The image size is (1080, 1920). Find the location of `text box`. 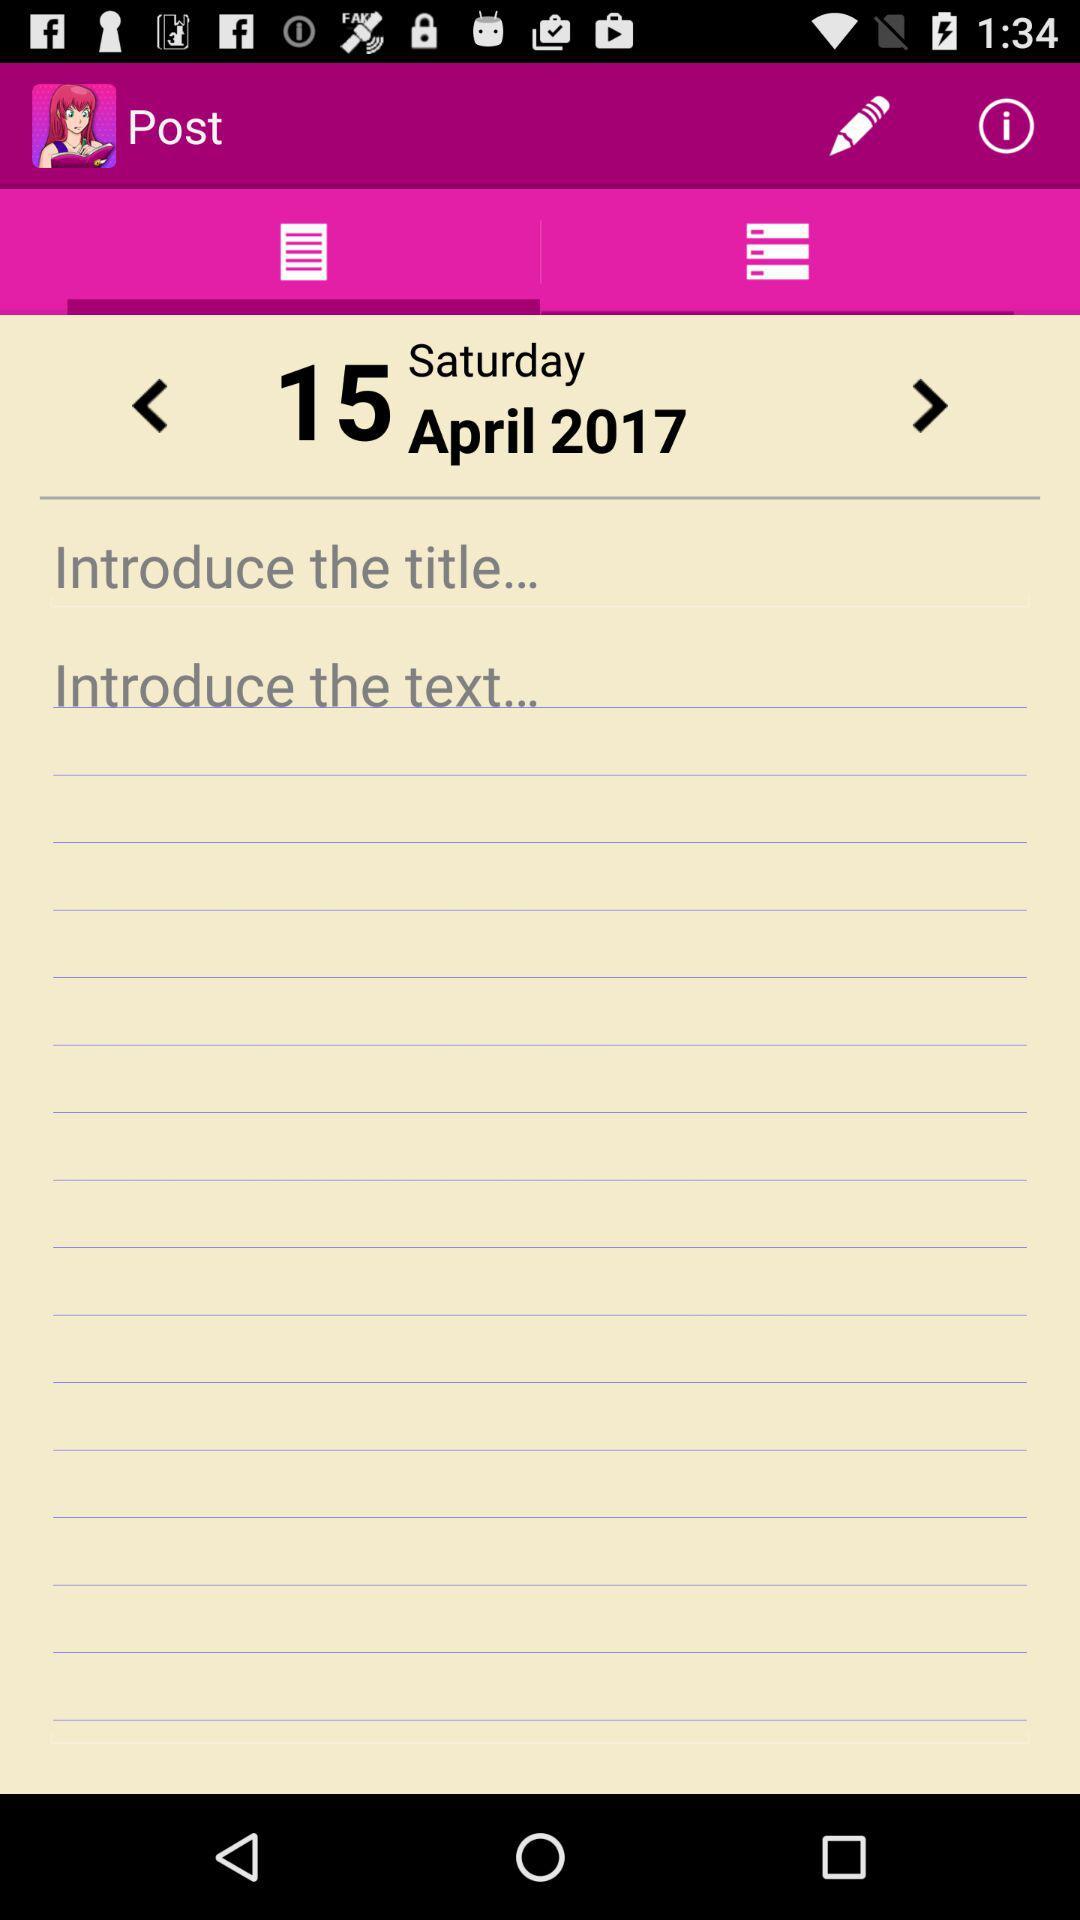

text box is located at coordinates (540, 1192).